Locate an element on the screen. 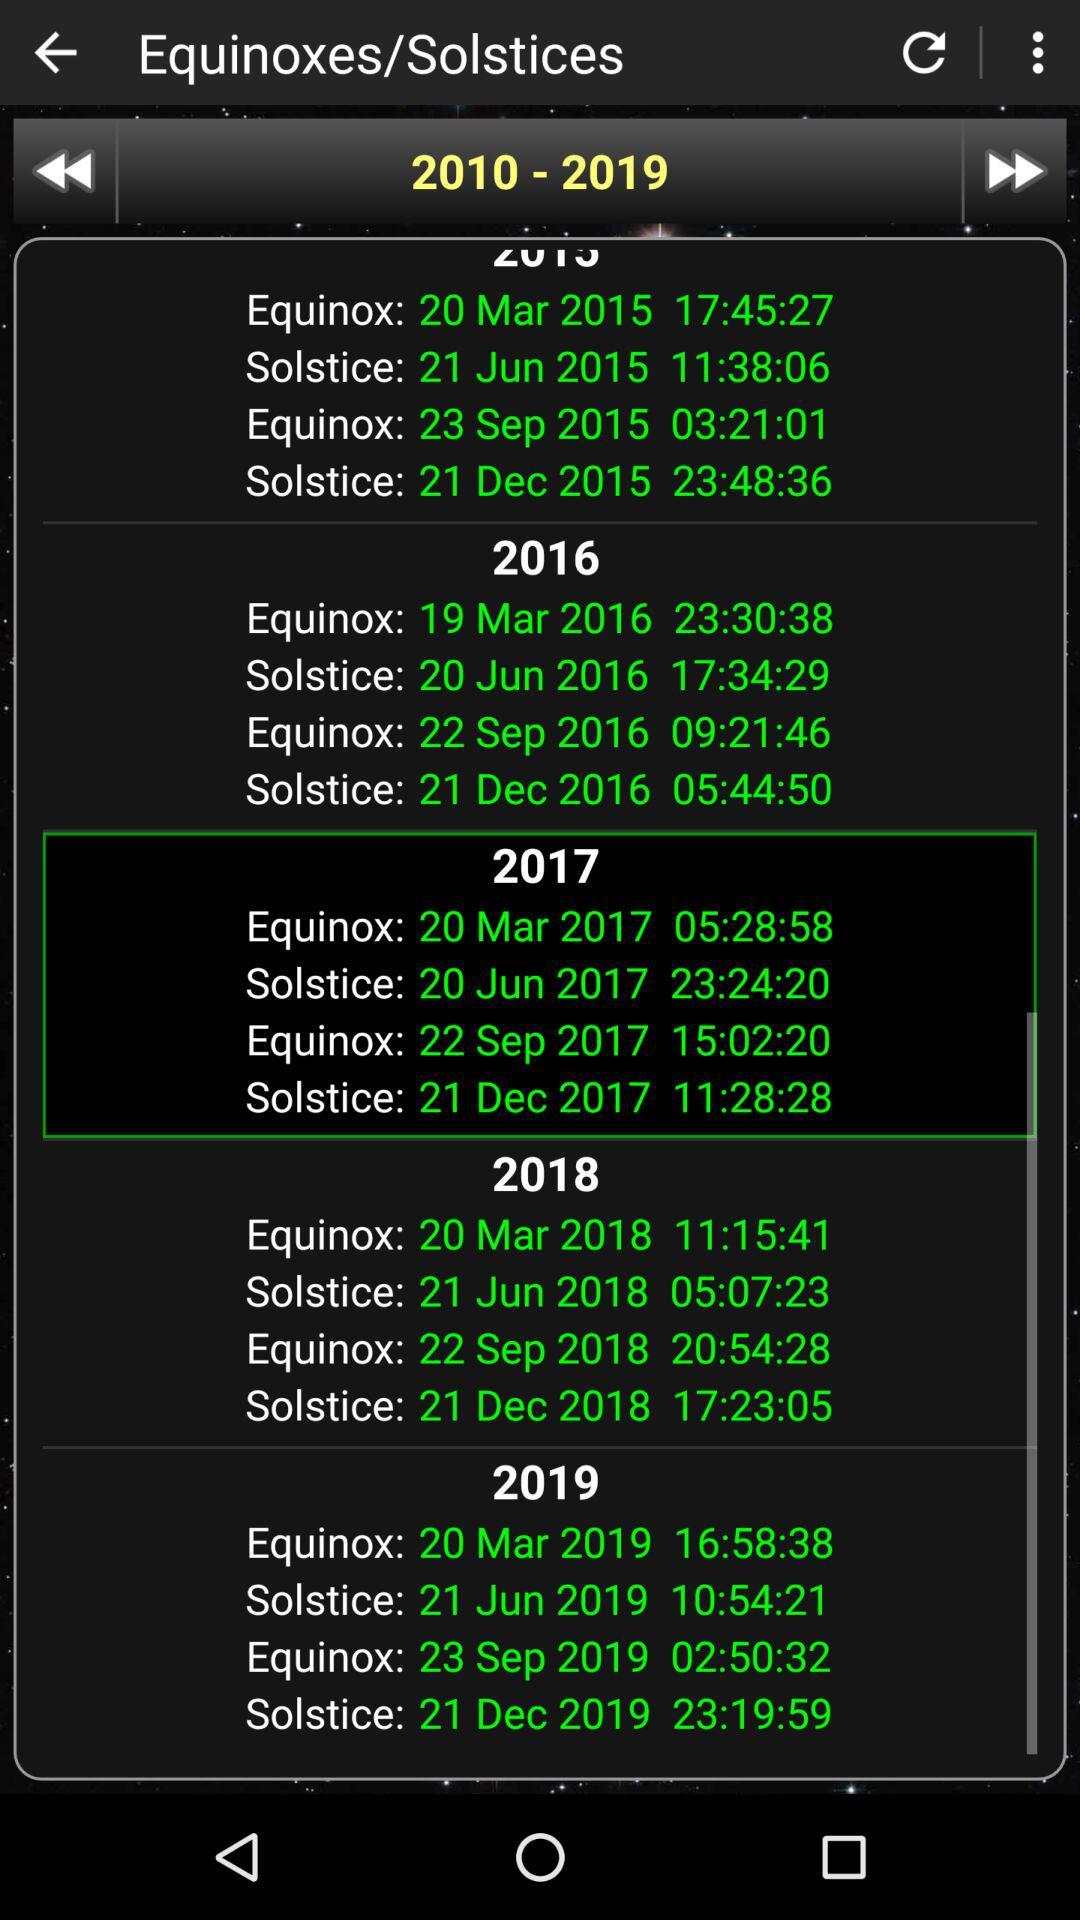 This screenshot has height=1920, width=1080. open settings menu is located at coordinates (1036, 52).